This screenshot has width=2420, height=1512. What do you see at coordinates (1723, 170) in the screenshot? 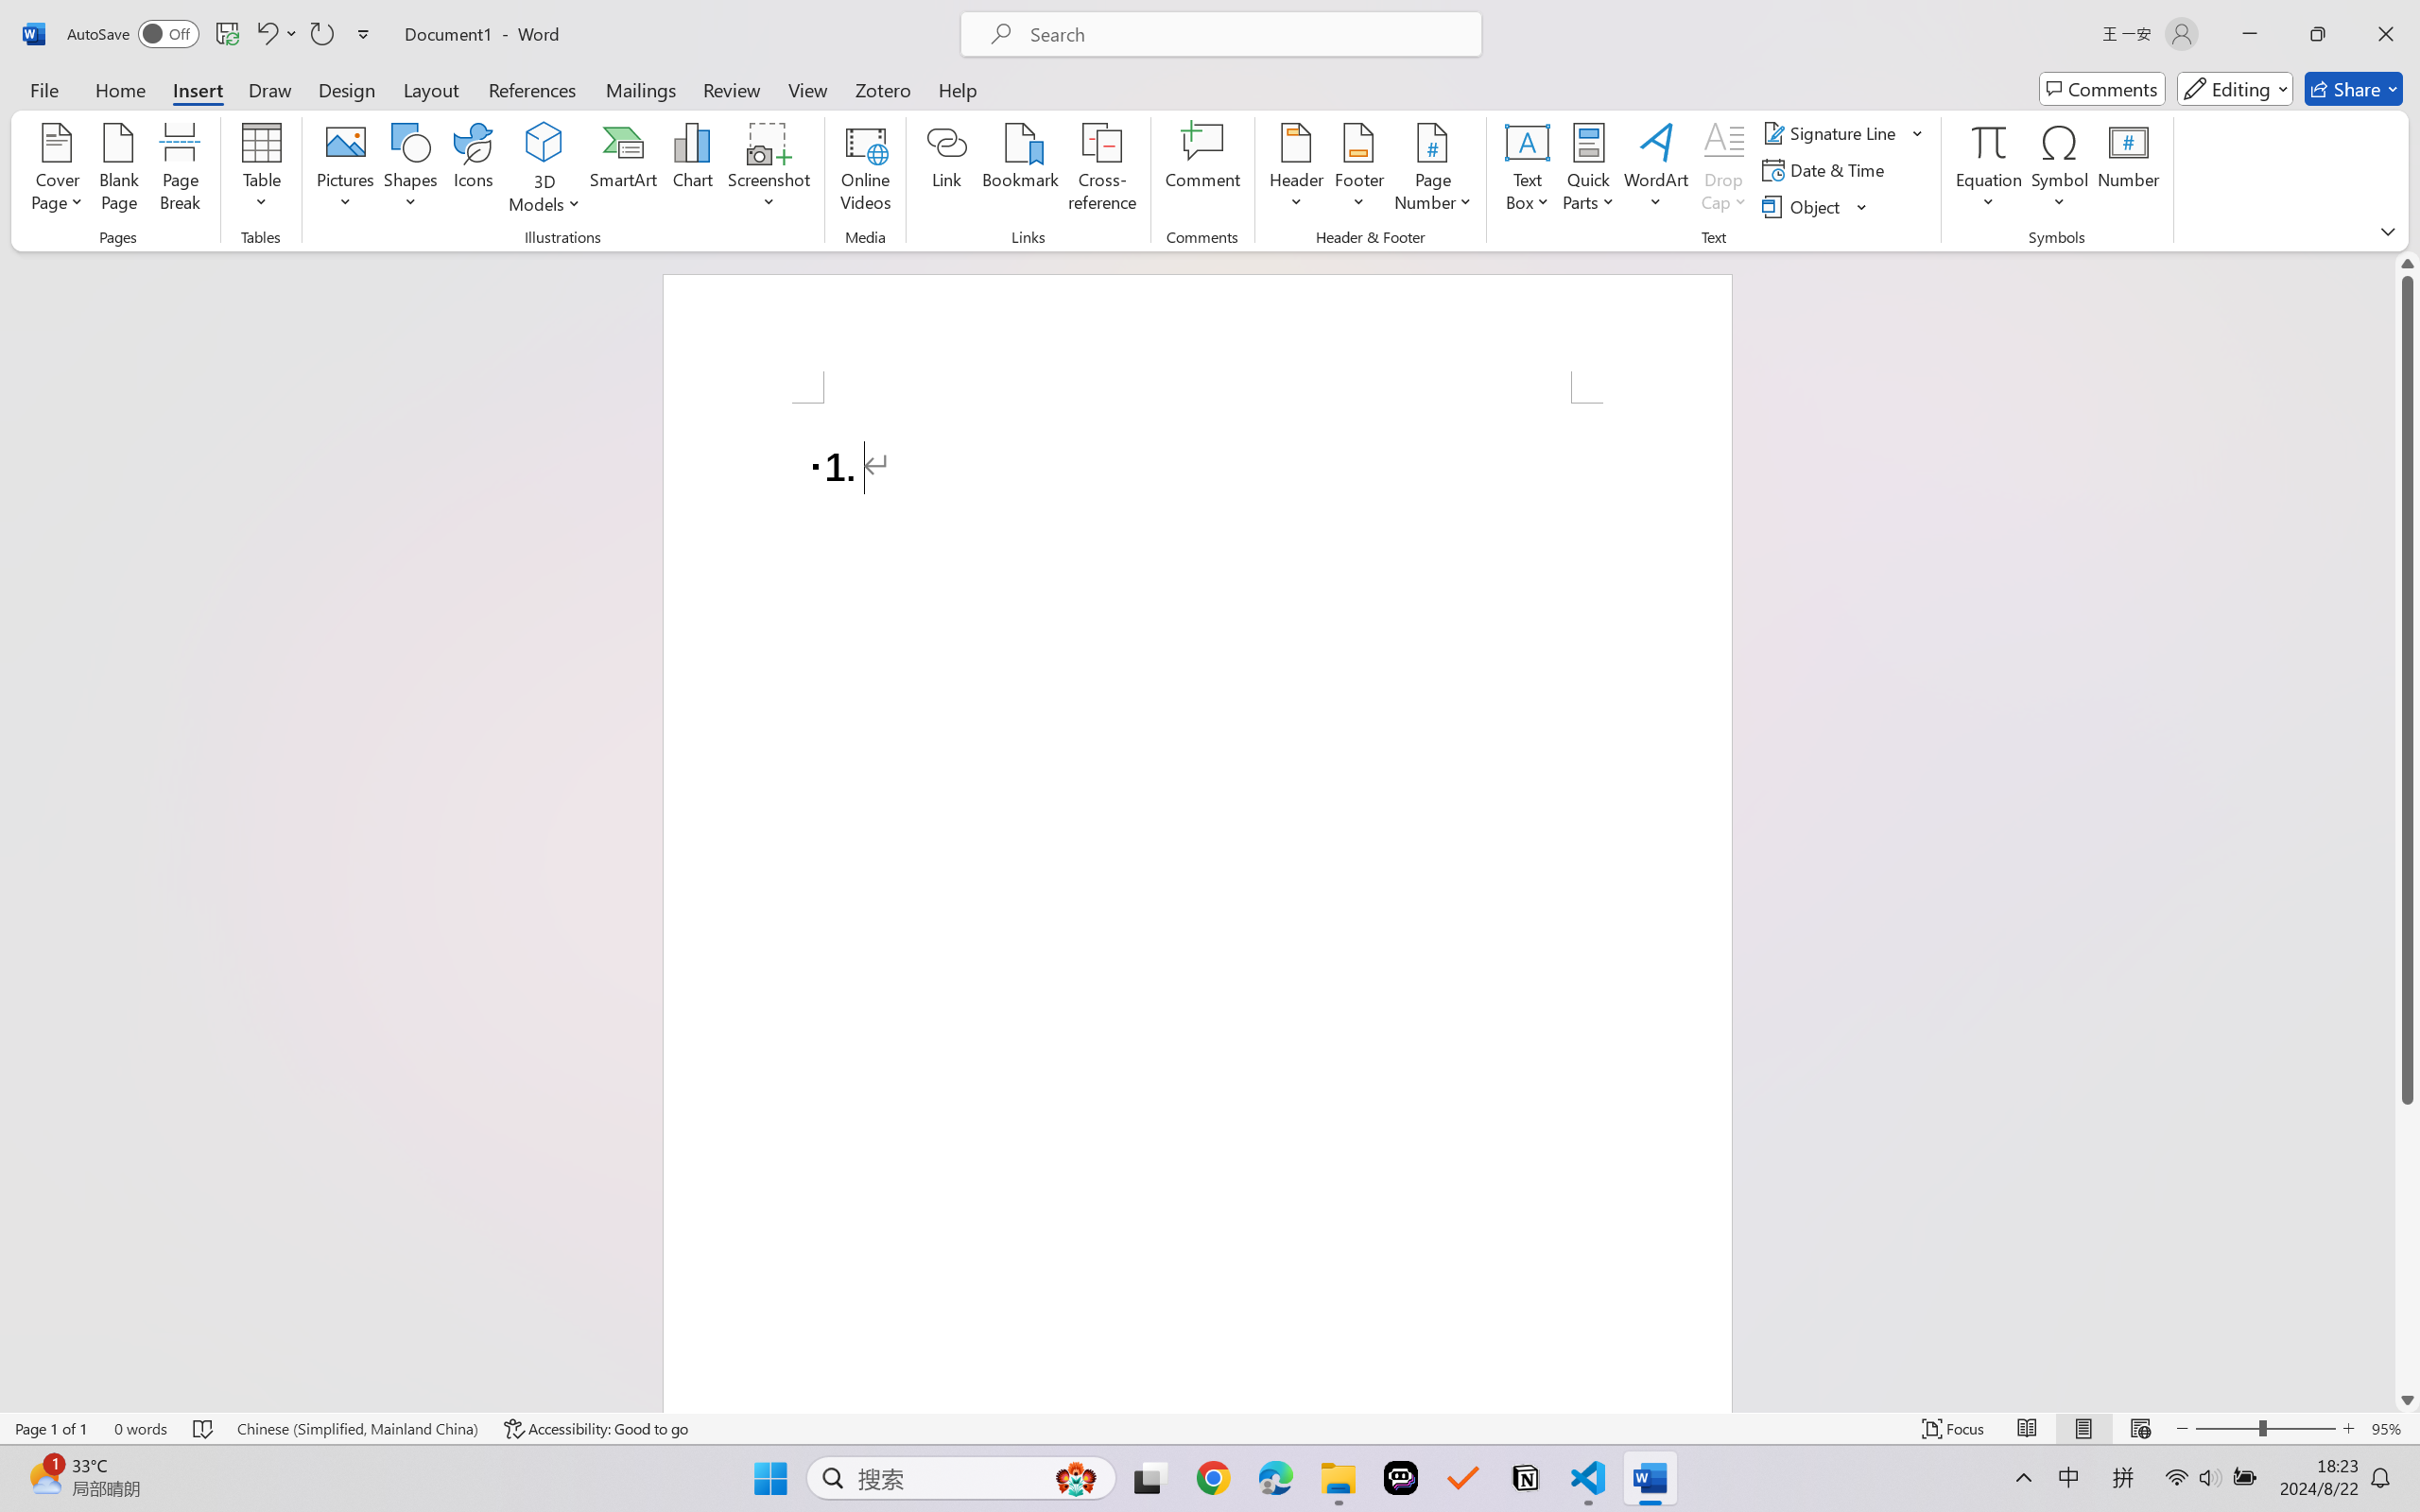
I see `'Drop Cap'` at bounding box center [1723, 170].